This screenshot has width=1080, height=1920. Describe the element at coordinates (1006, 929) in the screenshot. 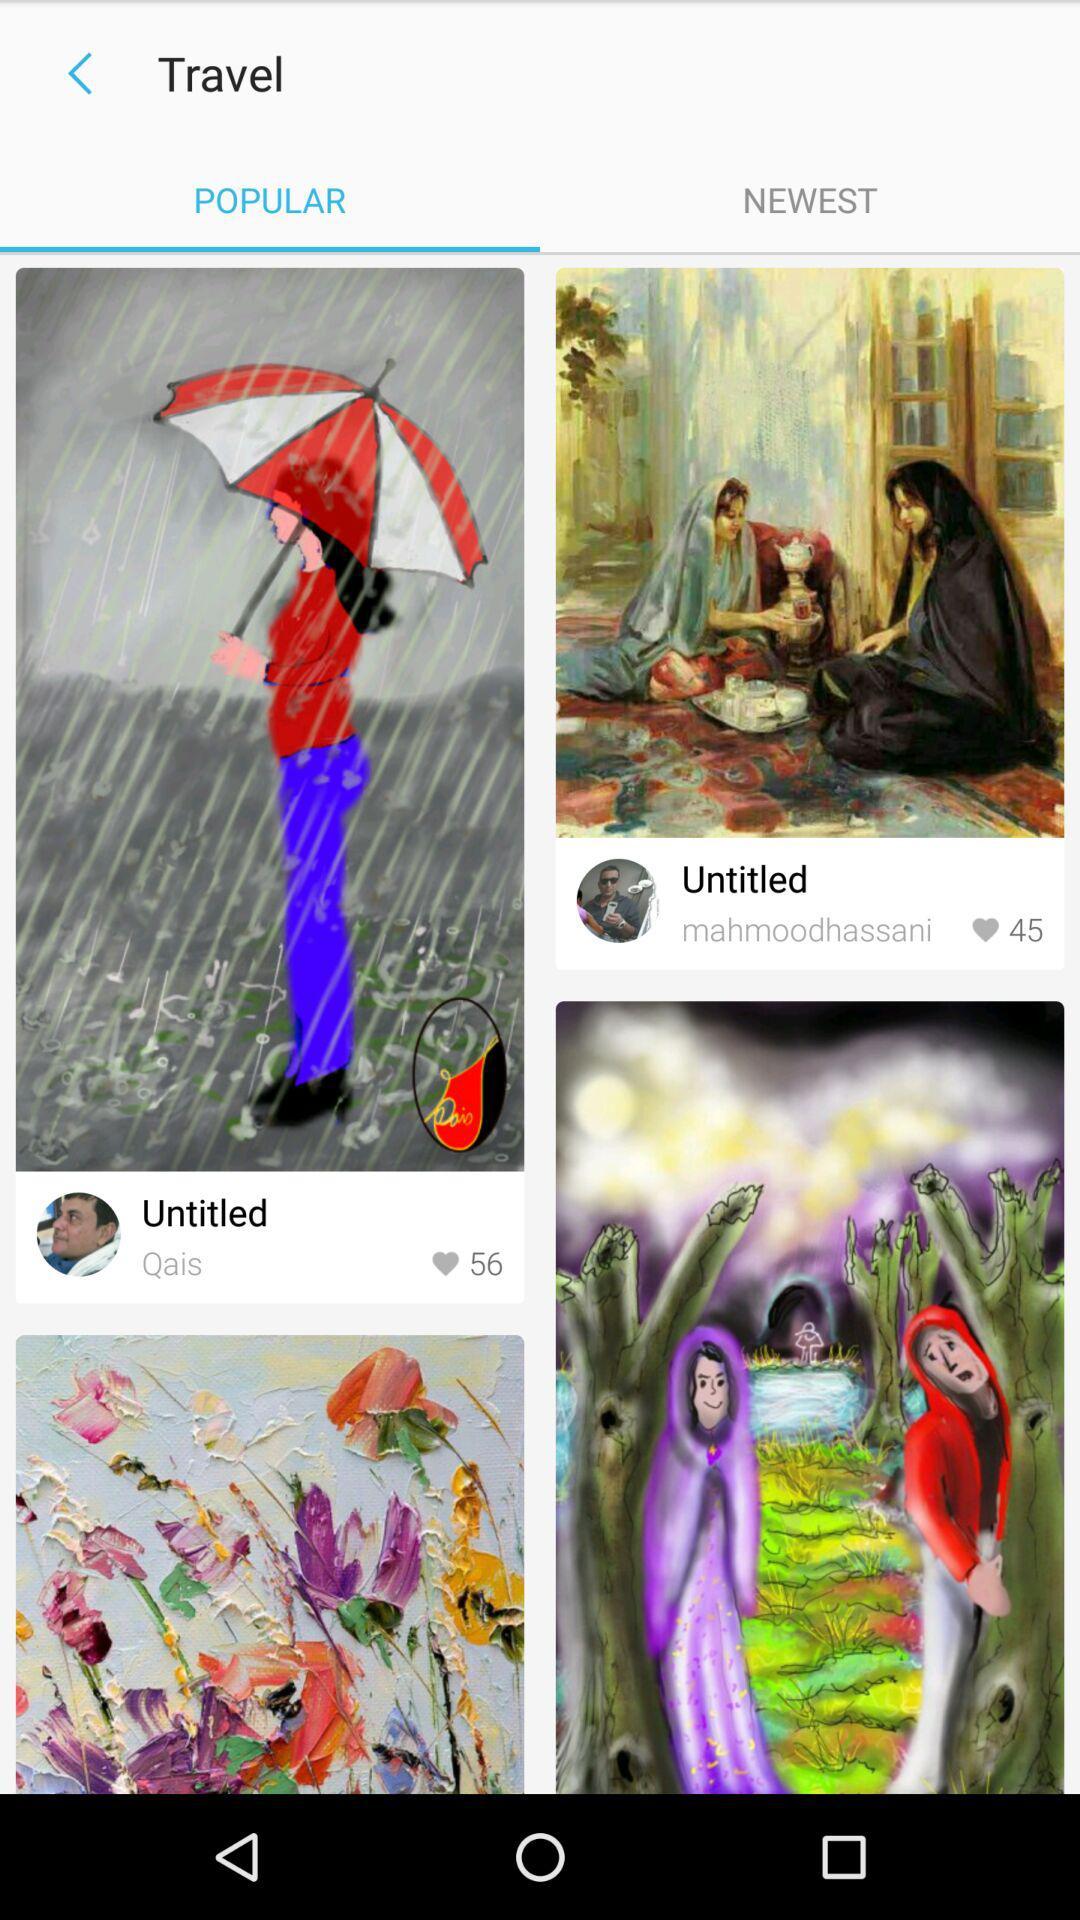

I see `icon to the right of mahmoodhassani icon` at that location.